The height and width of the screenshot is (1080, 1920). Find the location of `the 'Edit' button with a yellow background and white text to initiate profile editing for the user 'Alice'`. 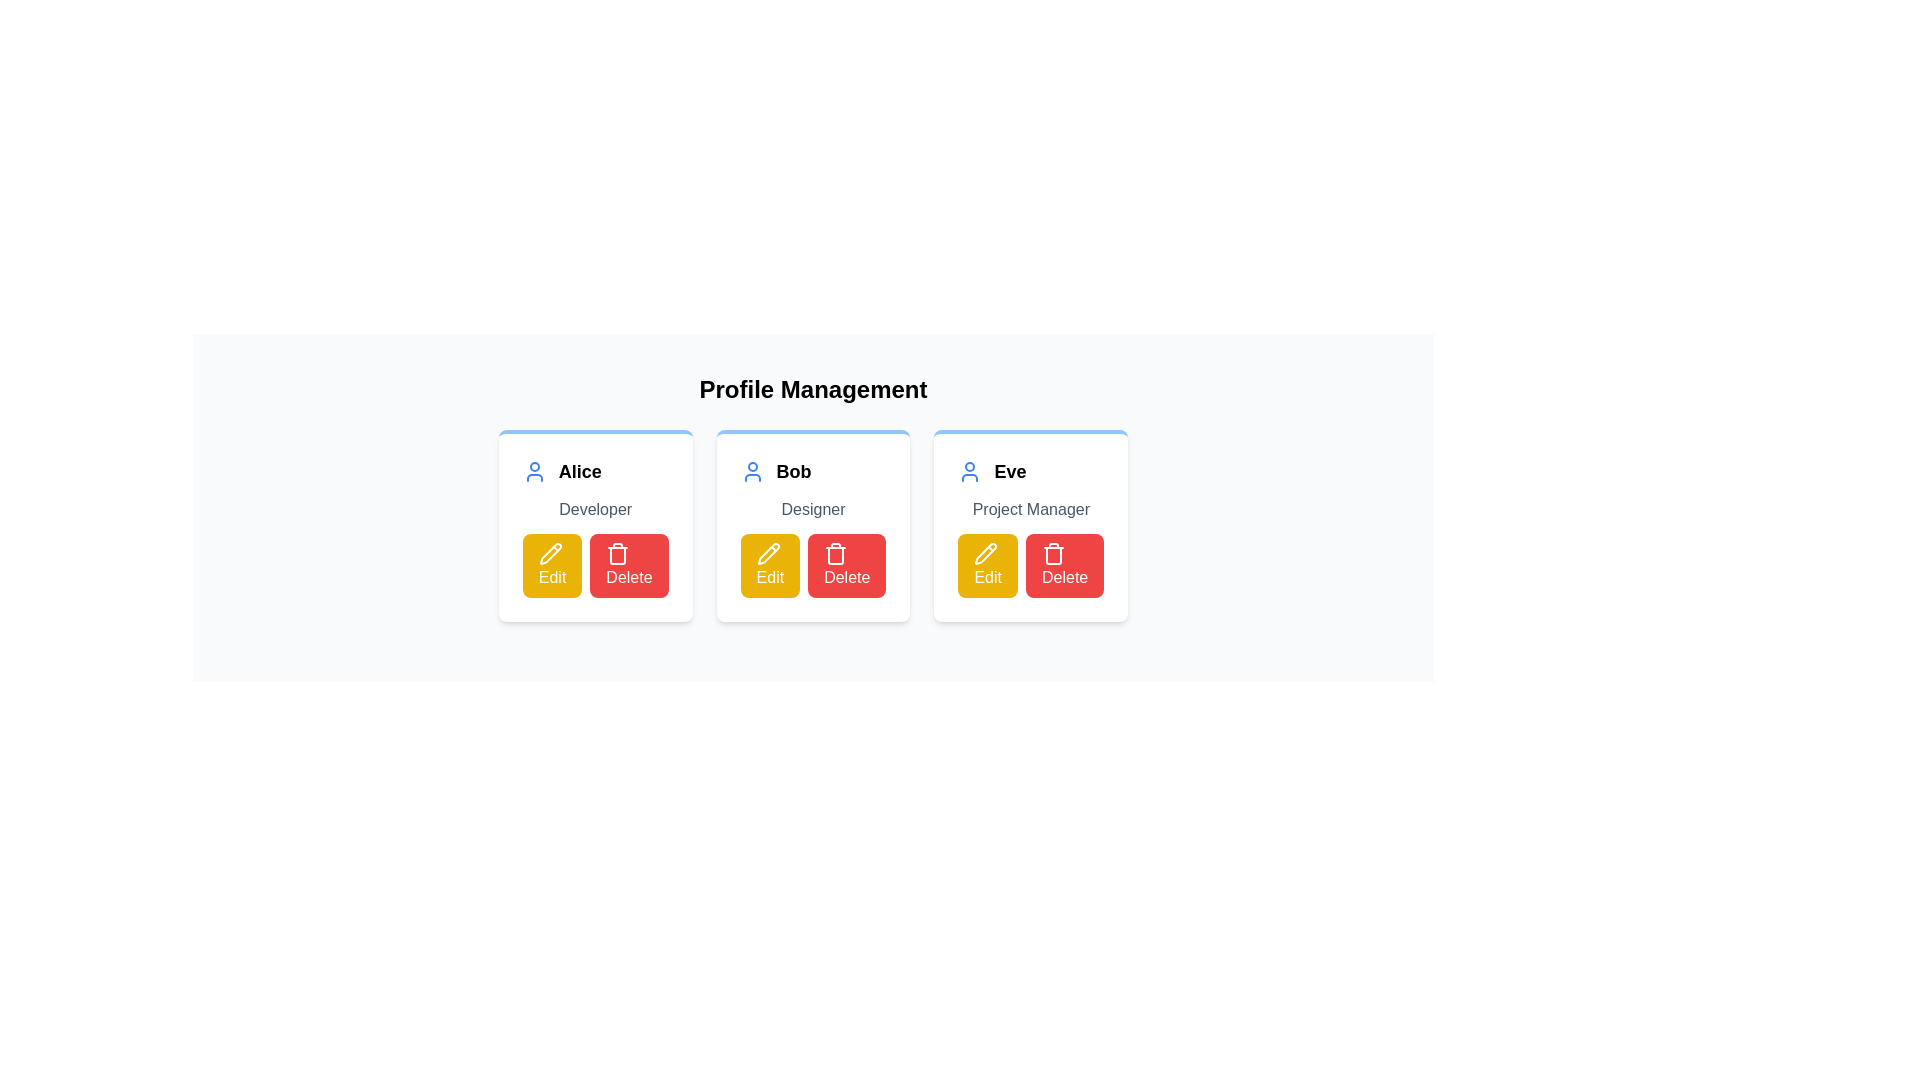

the 'Edit' button with a yellow background and white text to initiate profile editing for the user 'Alice' is located at coordinates (552, 566).